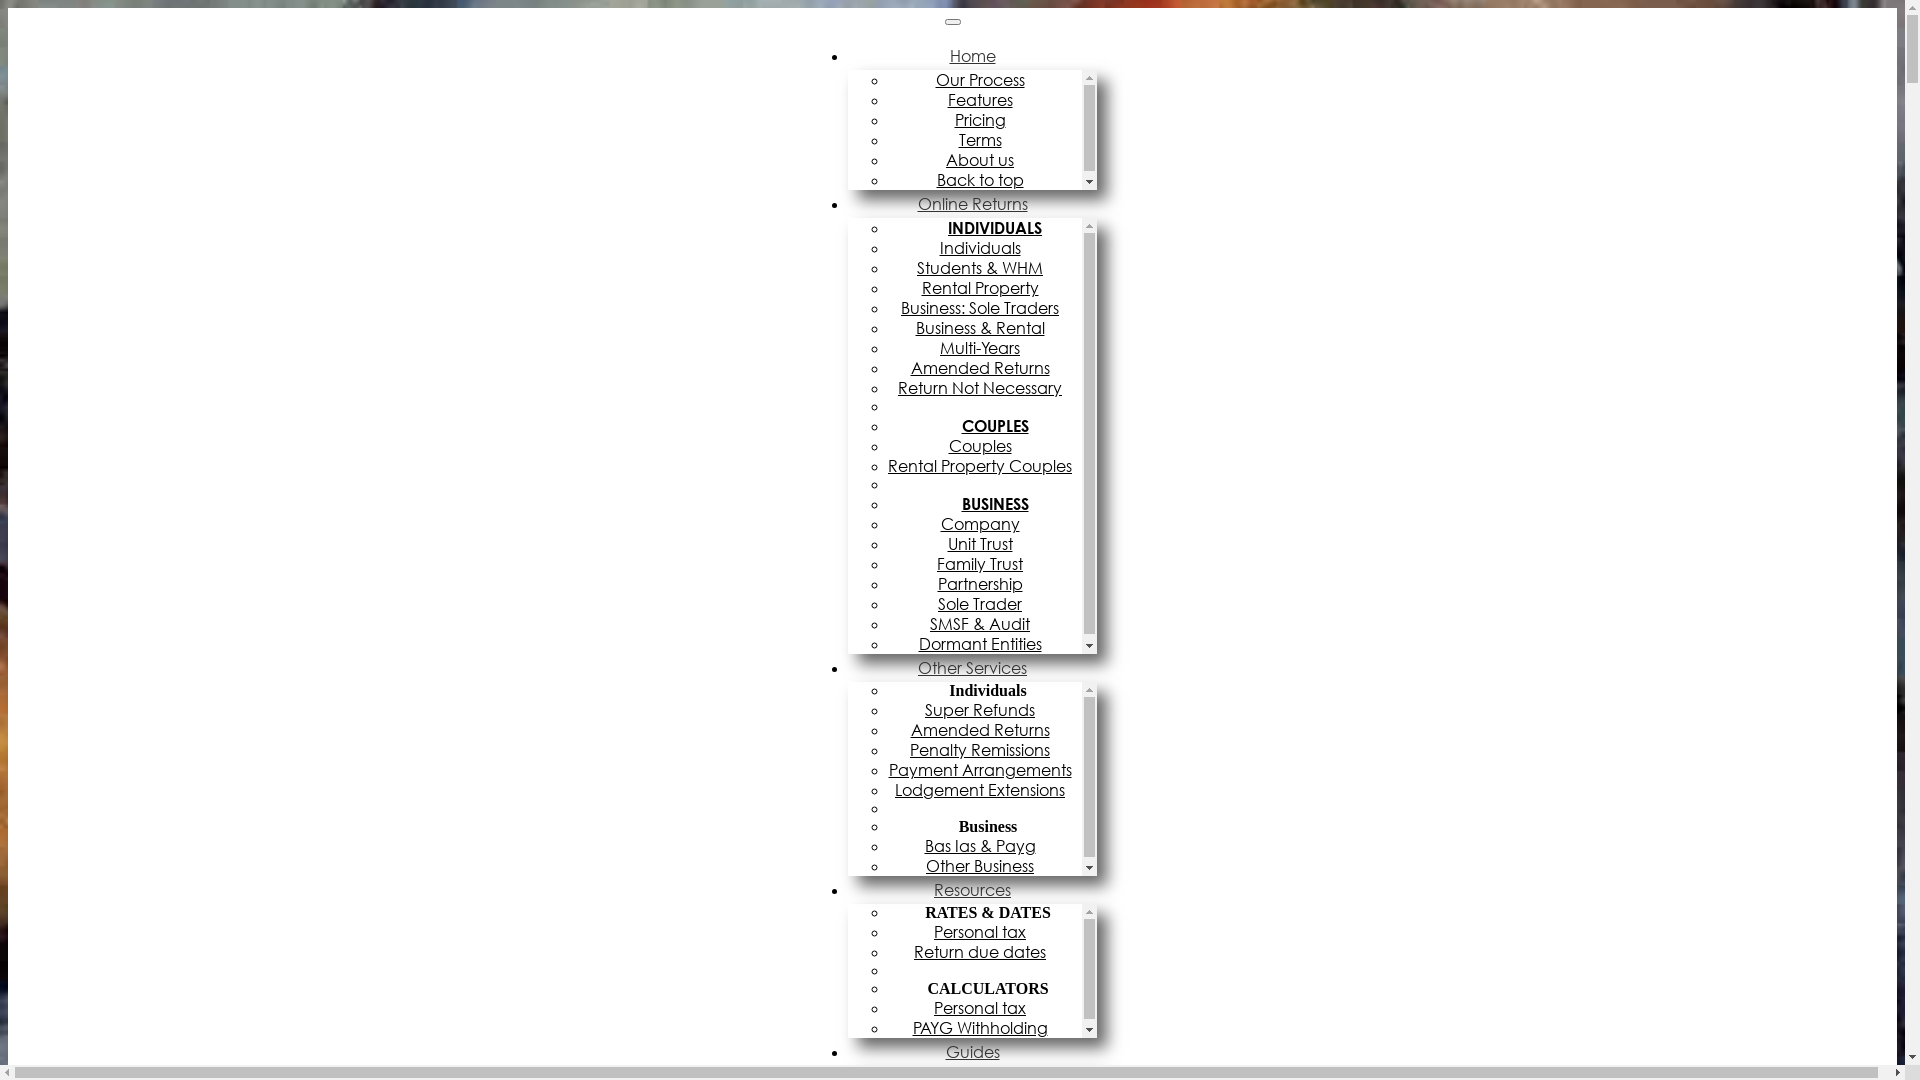 This screenshot has height=1080, width=1920. Describe the element at coordinates (984, 158) in the screenshot. I see `'About us'` at that location.